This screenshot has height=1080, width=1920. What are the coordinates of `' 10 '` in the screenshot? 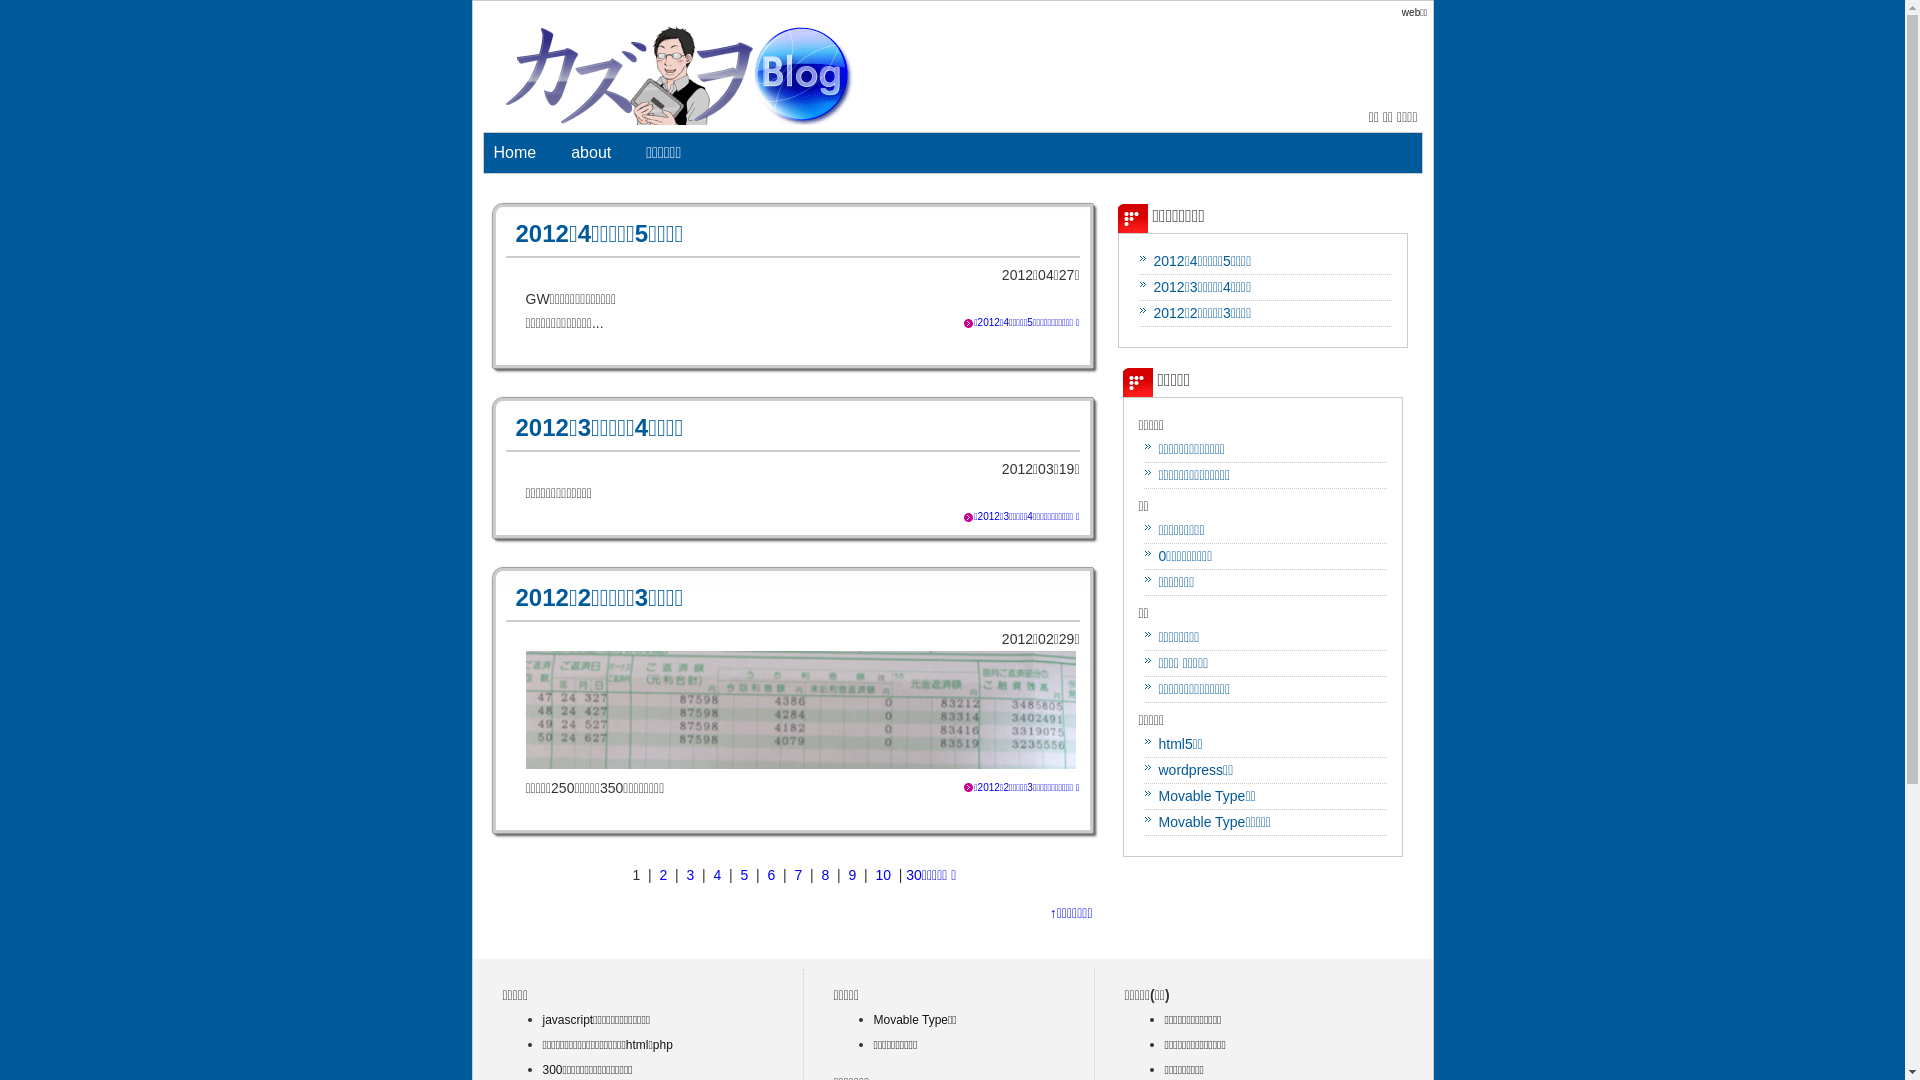 It's located at (882, 874).